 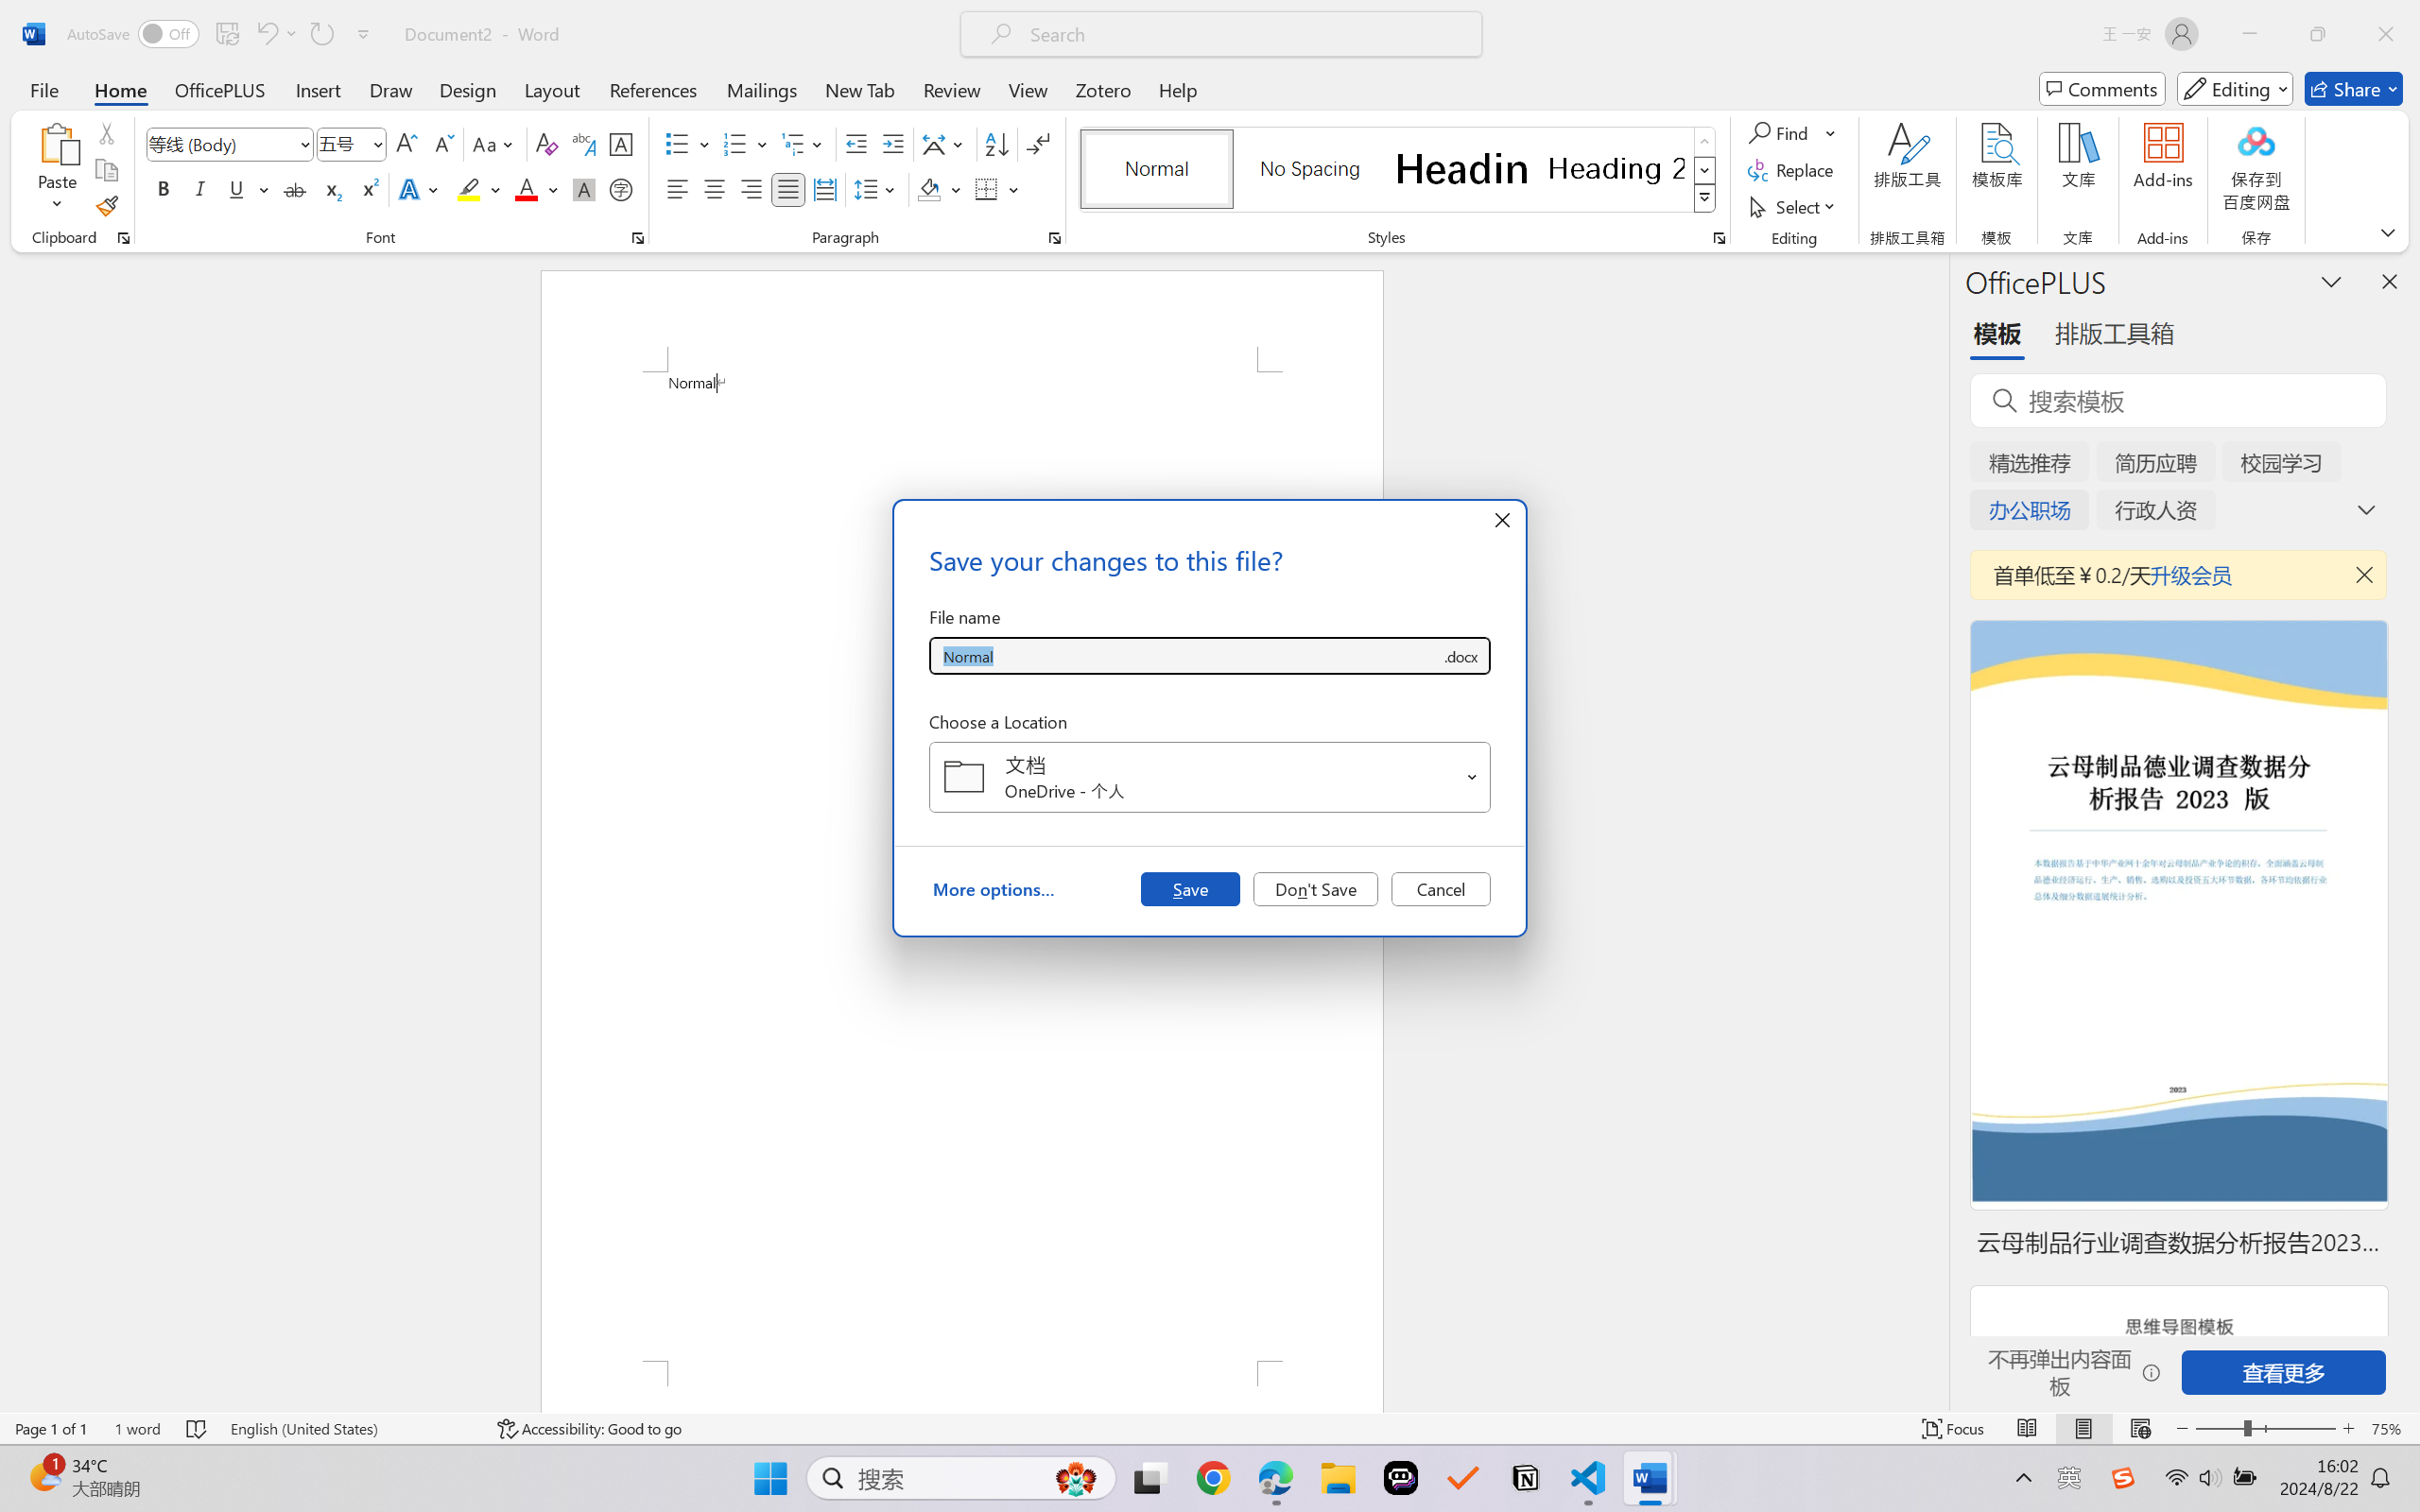 I want to click on 'Sort...', so click(x=996, y=144).